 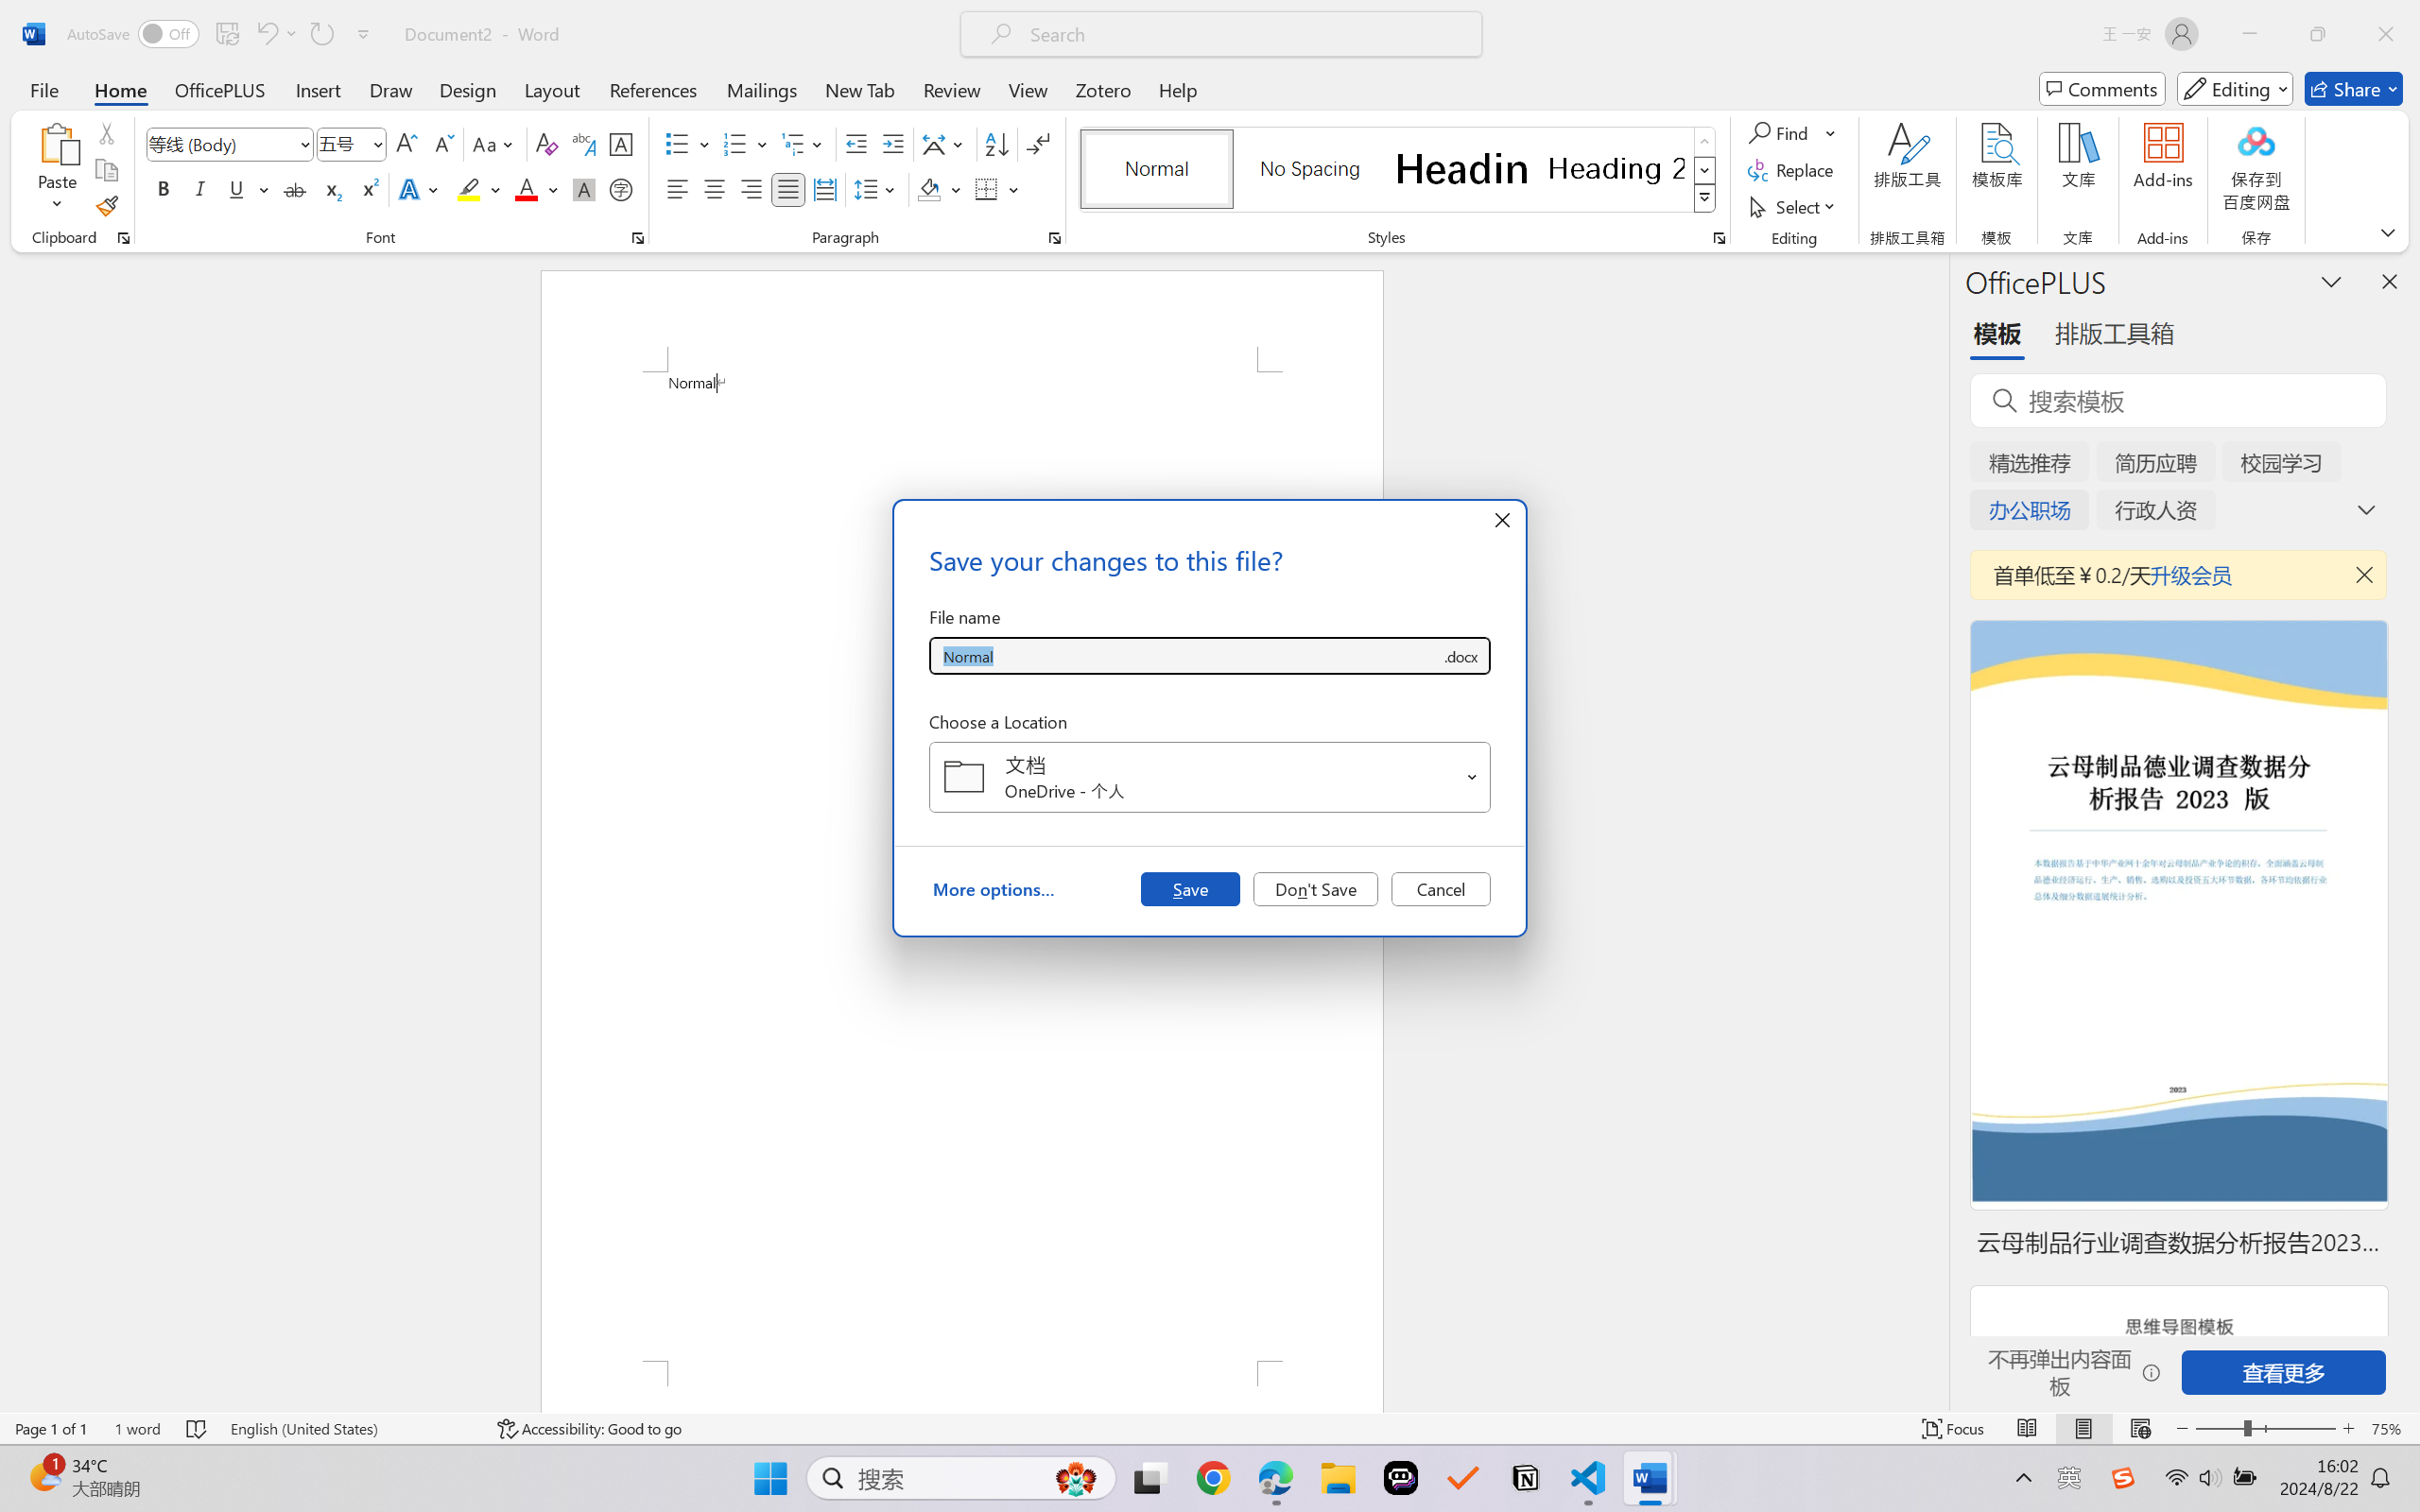 I want to click on 'Sort...', so click(x=996, y=144).